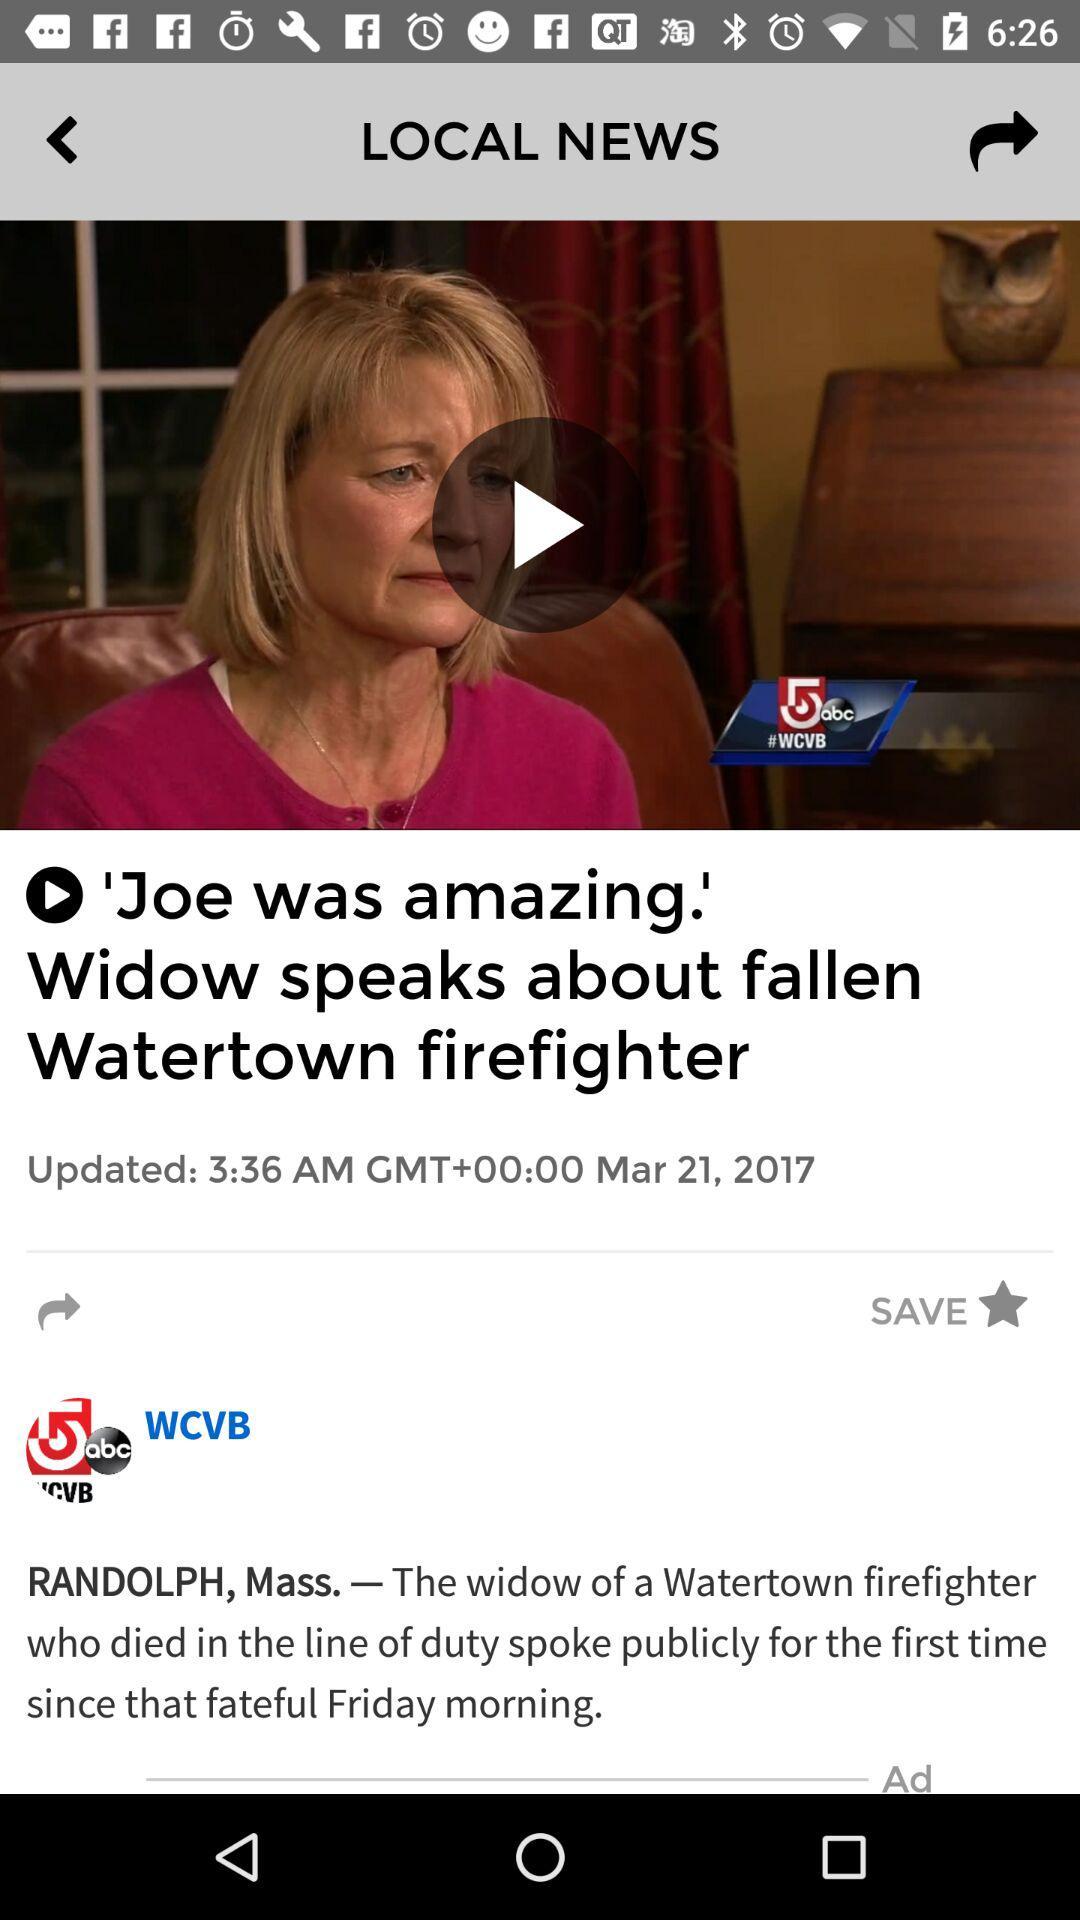 The height and width of the screenshot is (1920, 1080). I want to click on the item to the left of save item, so click(58, 1312).